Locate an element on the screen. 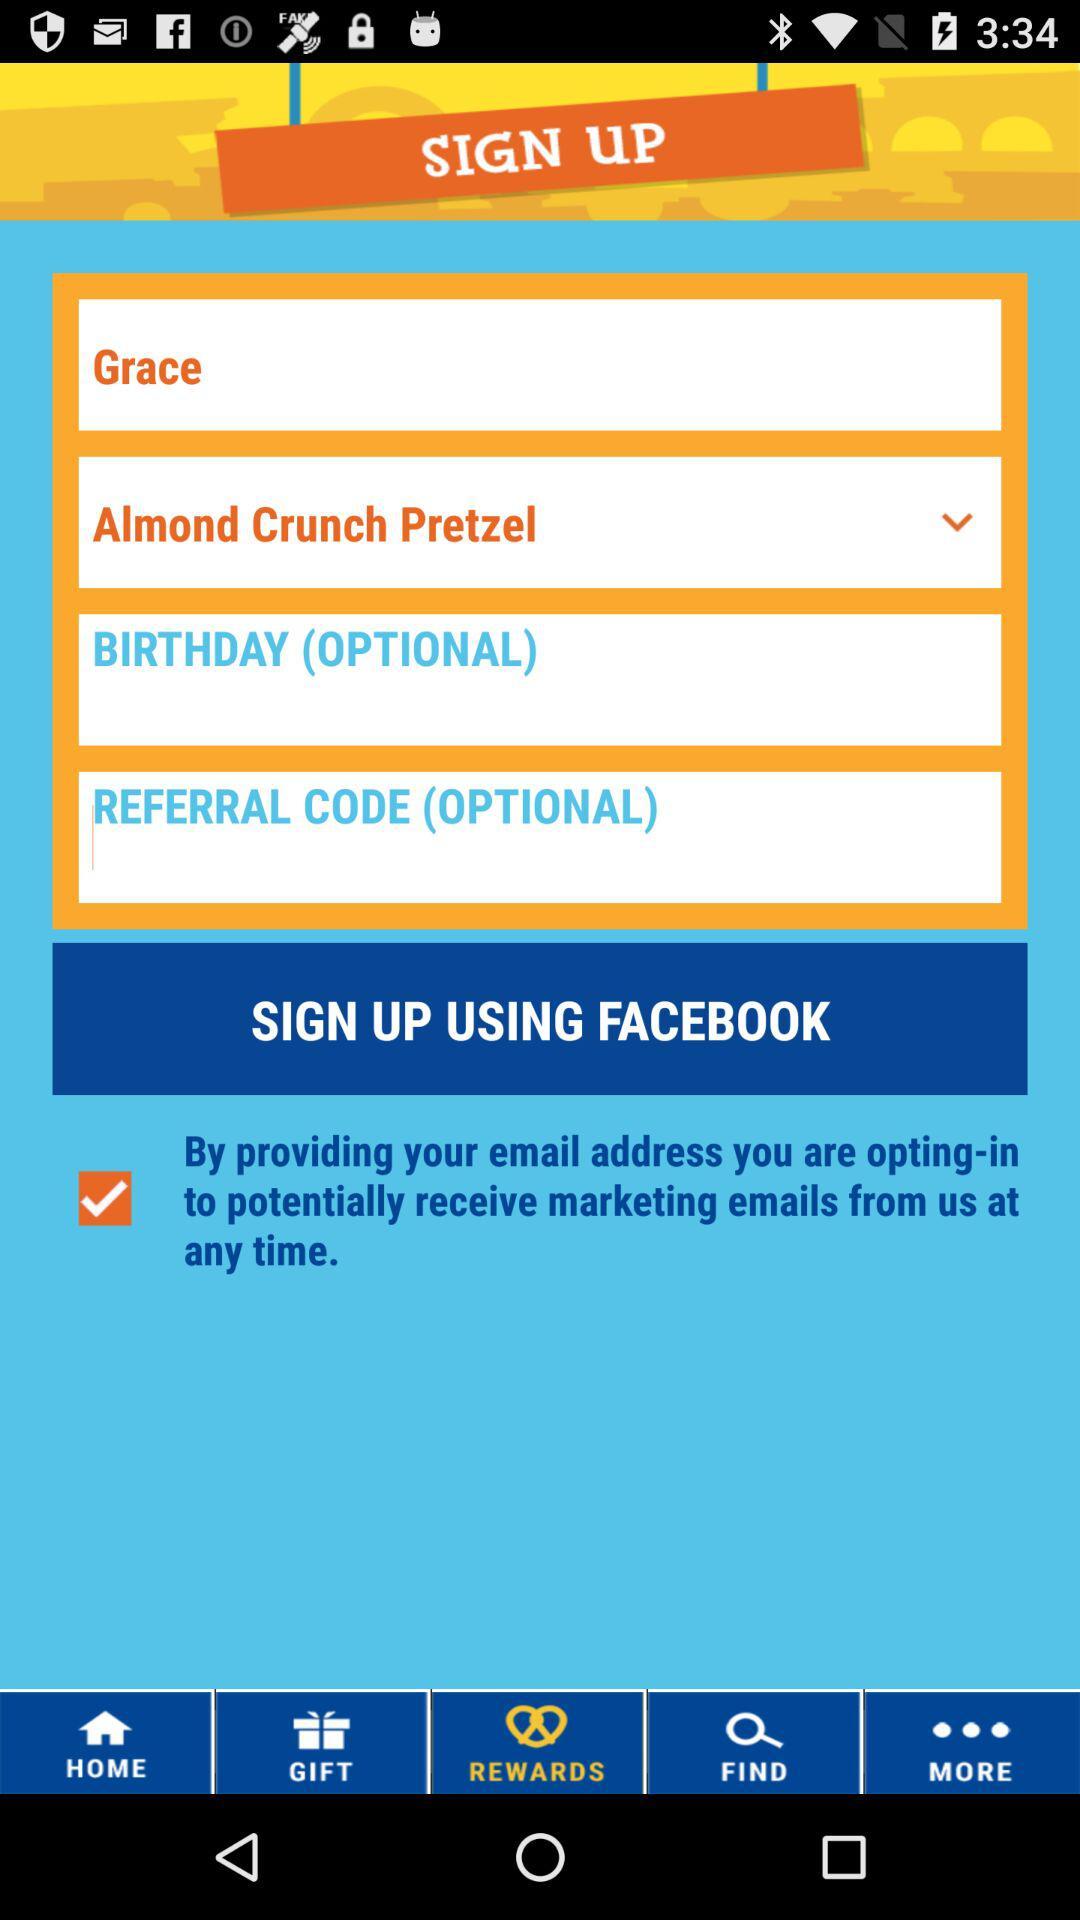 This screenshot has height=1920, width=1080. access drop down menu is located at coordinates (956, 522).